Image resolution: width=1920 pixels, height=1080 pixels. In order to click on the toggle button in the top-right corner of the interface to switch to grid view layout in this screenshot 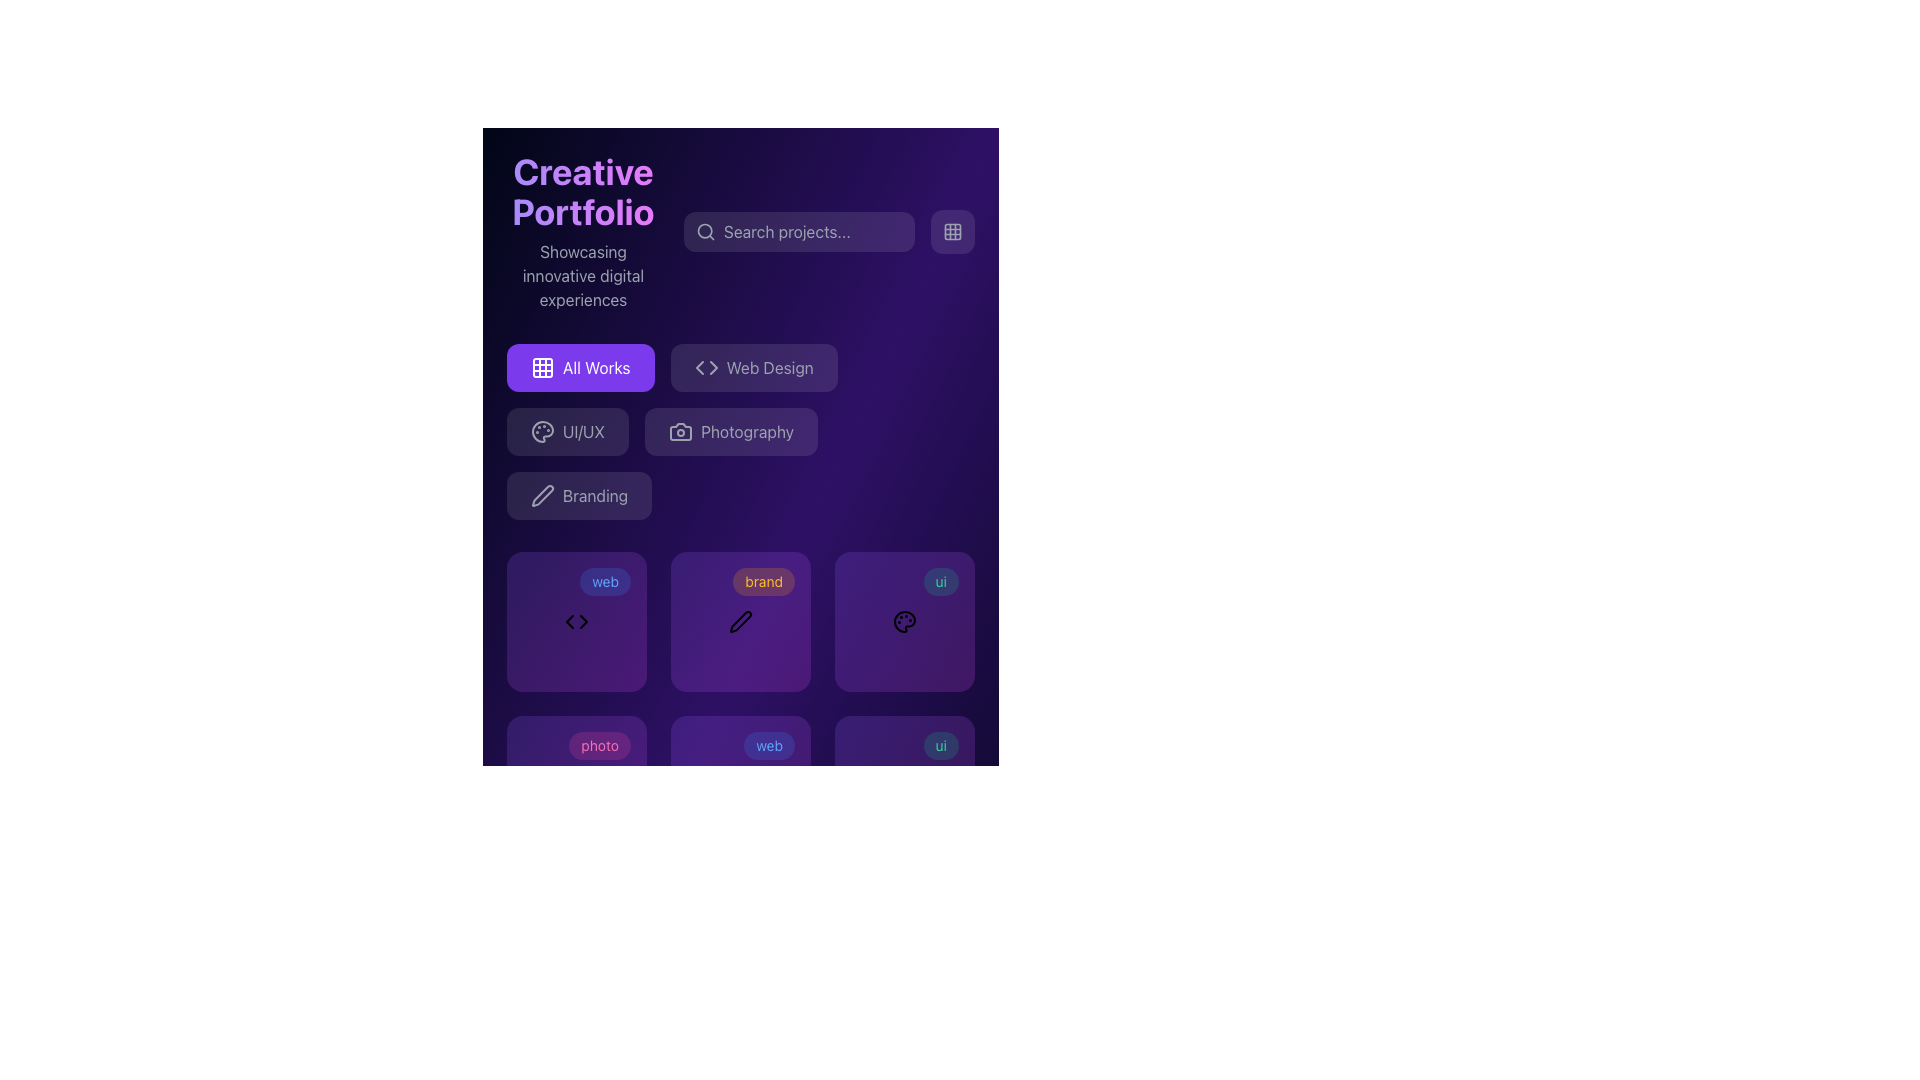, I will do `click(952, 230)`.